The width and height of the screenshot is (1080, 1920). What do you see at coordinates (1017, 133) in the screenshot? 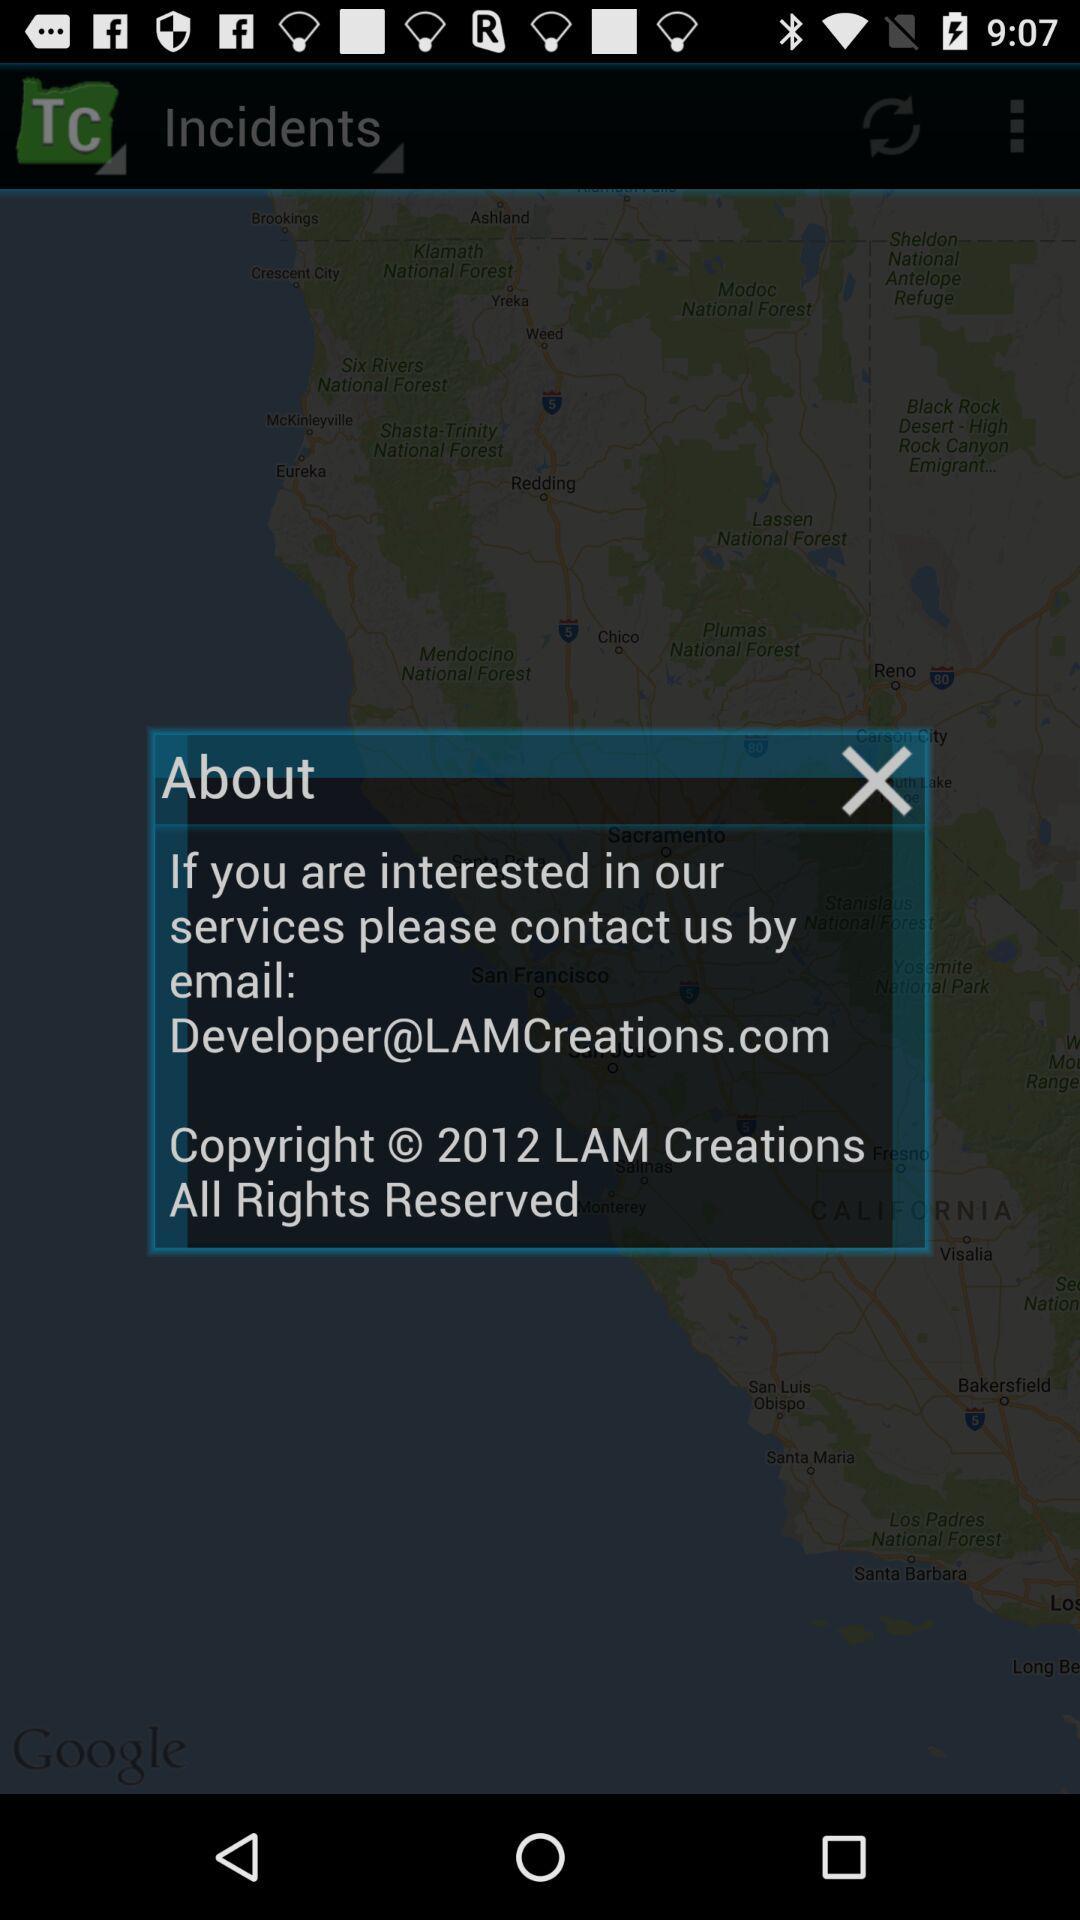
I see `the more icon` at bounding box center [1017, 133].